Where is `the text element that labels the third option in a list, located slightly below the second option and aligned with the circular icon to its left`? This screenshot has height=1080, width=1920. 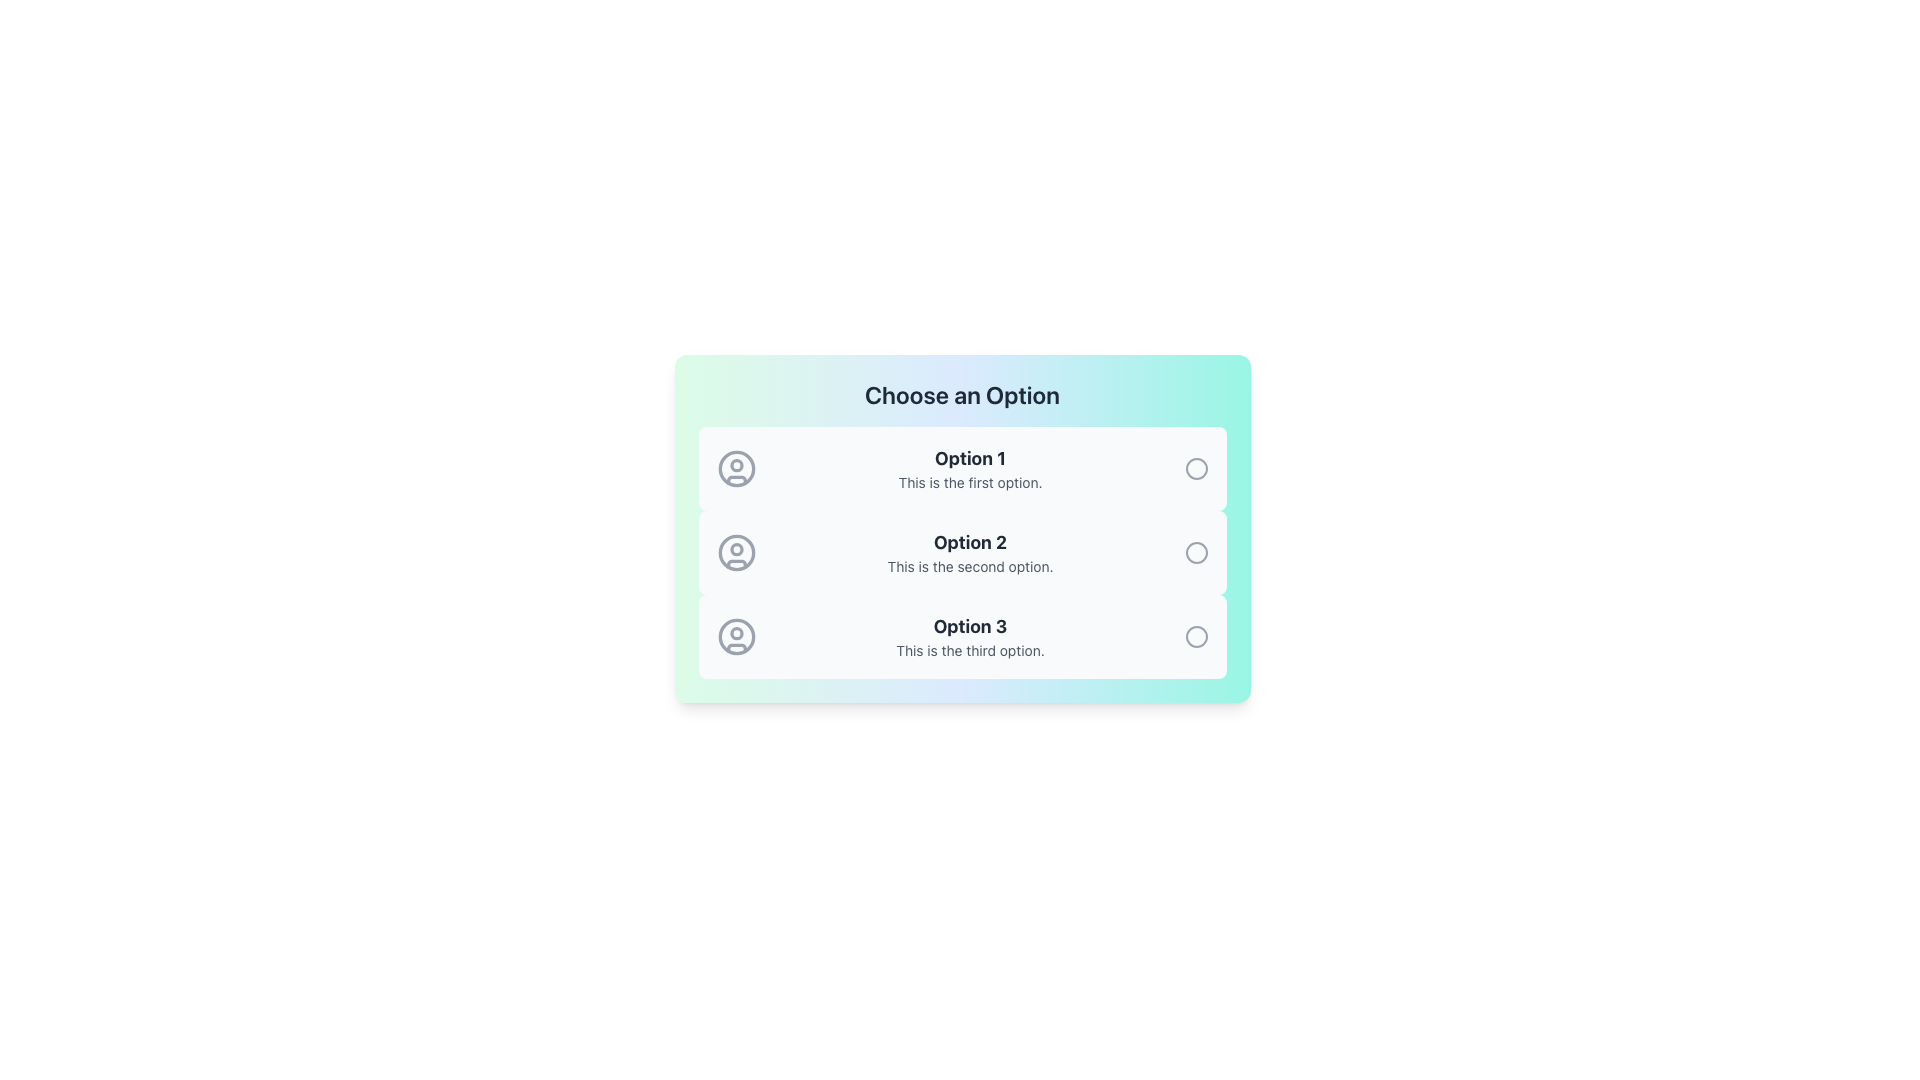
the text element that labels the third option in a list, located slightly below the second option and aligned with the circular icon to its left is located at coordinates (970, 626).